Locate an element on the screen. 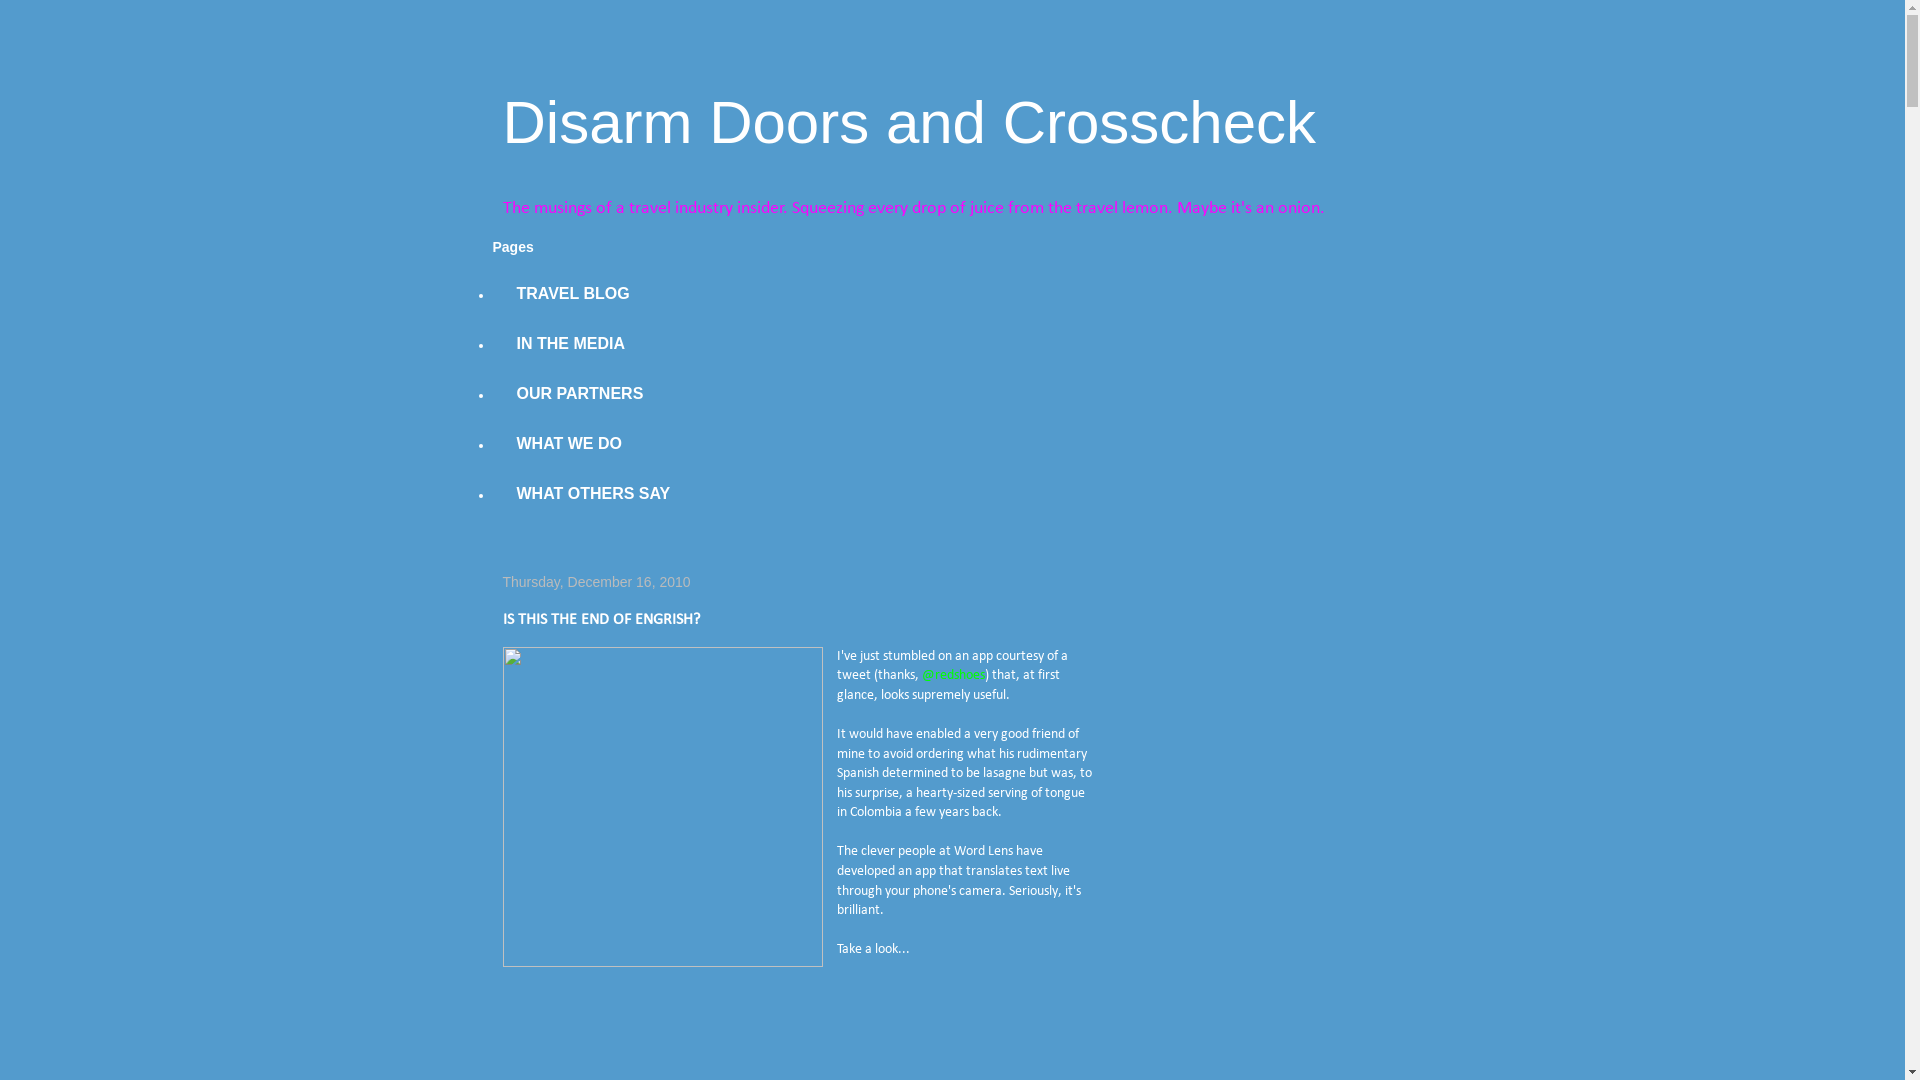  'WHAT OTHERS SAY' is located at coordinates (592, 493).